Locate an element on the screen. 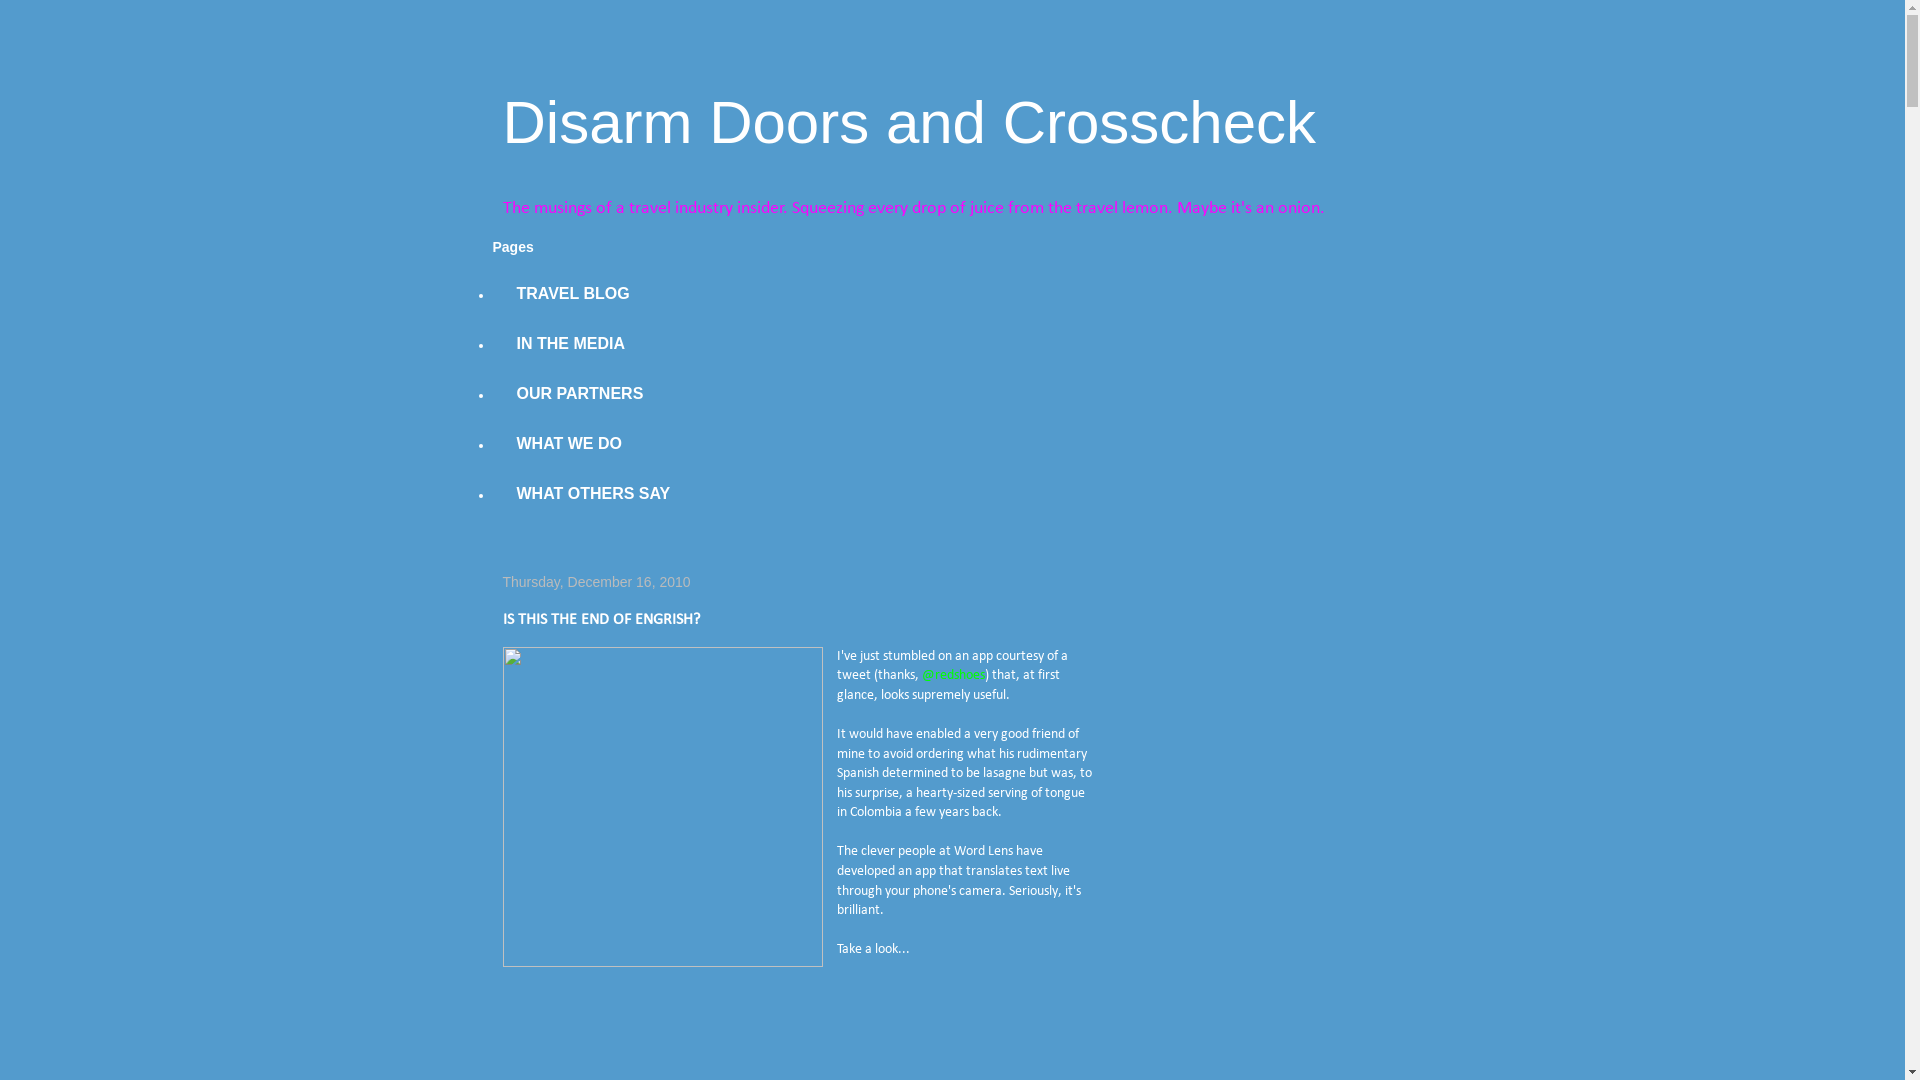  'WHAT OTHERS SAY' is located at coordinates (592, 493).